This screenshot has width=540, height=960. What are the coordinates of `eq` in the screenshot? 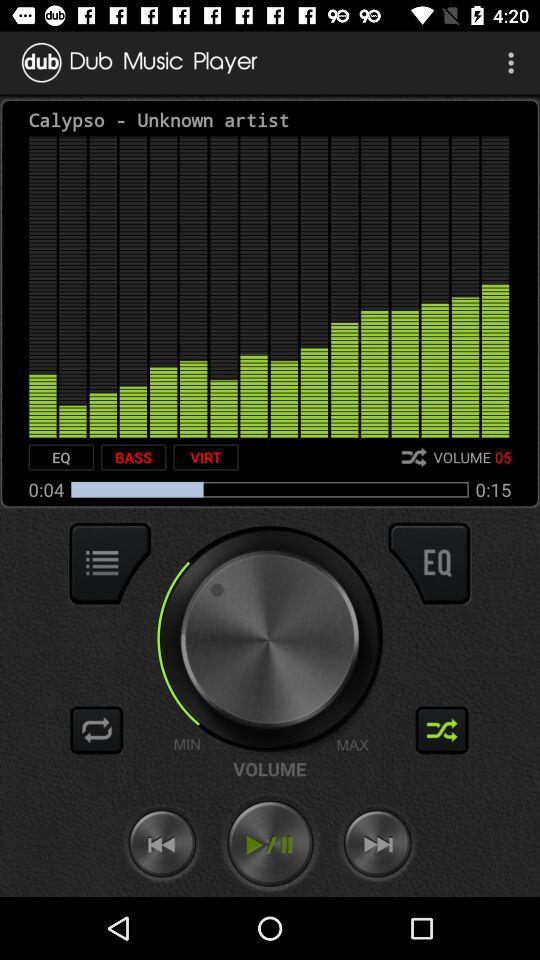 It's located at (61, 457).